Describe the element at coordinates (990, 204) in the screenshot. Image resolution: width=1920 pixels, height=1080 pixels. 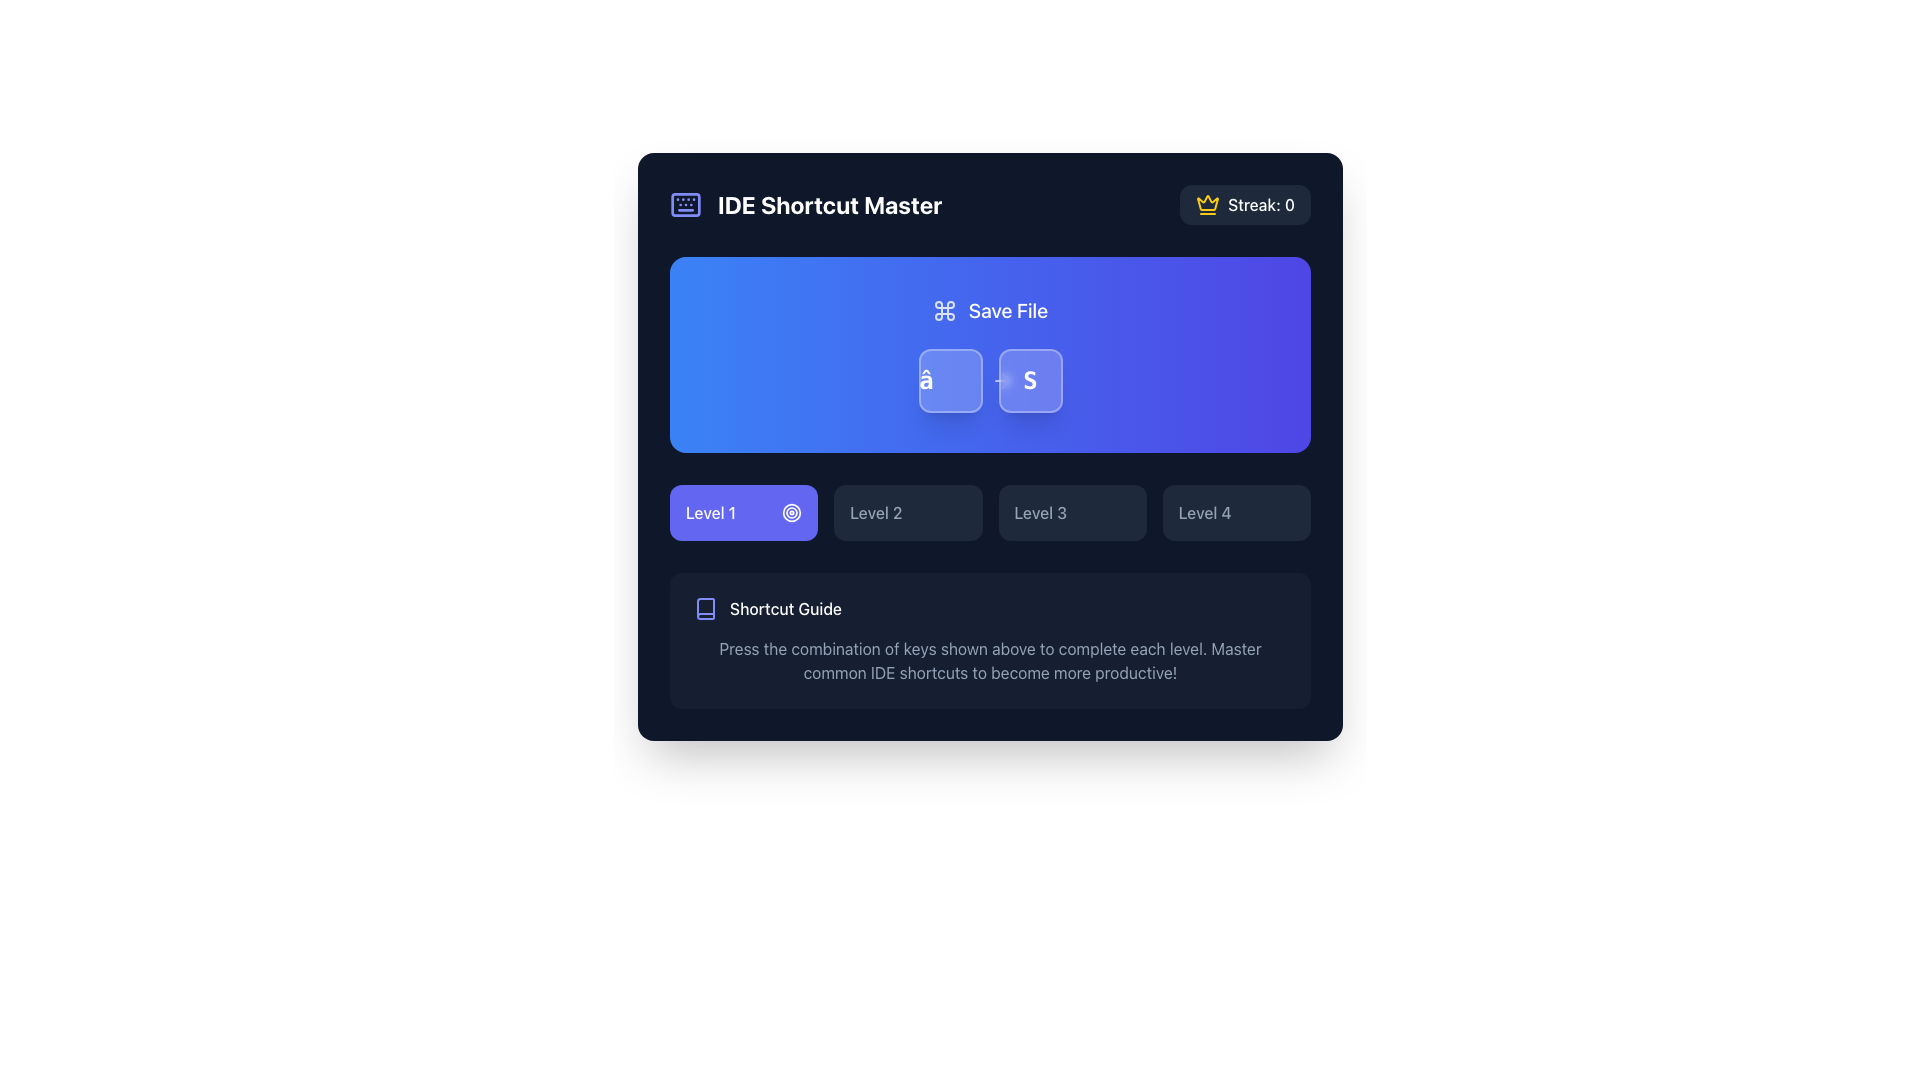
I see `displayed information from the Information Bar which shows 'IDE Shortcut Master' on the left and 'Streak: 0' on the right` at that location.